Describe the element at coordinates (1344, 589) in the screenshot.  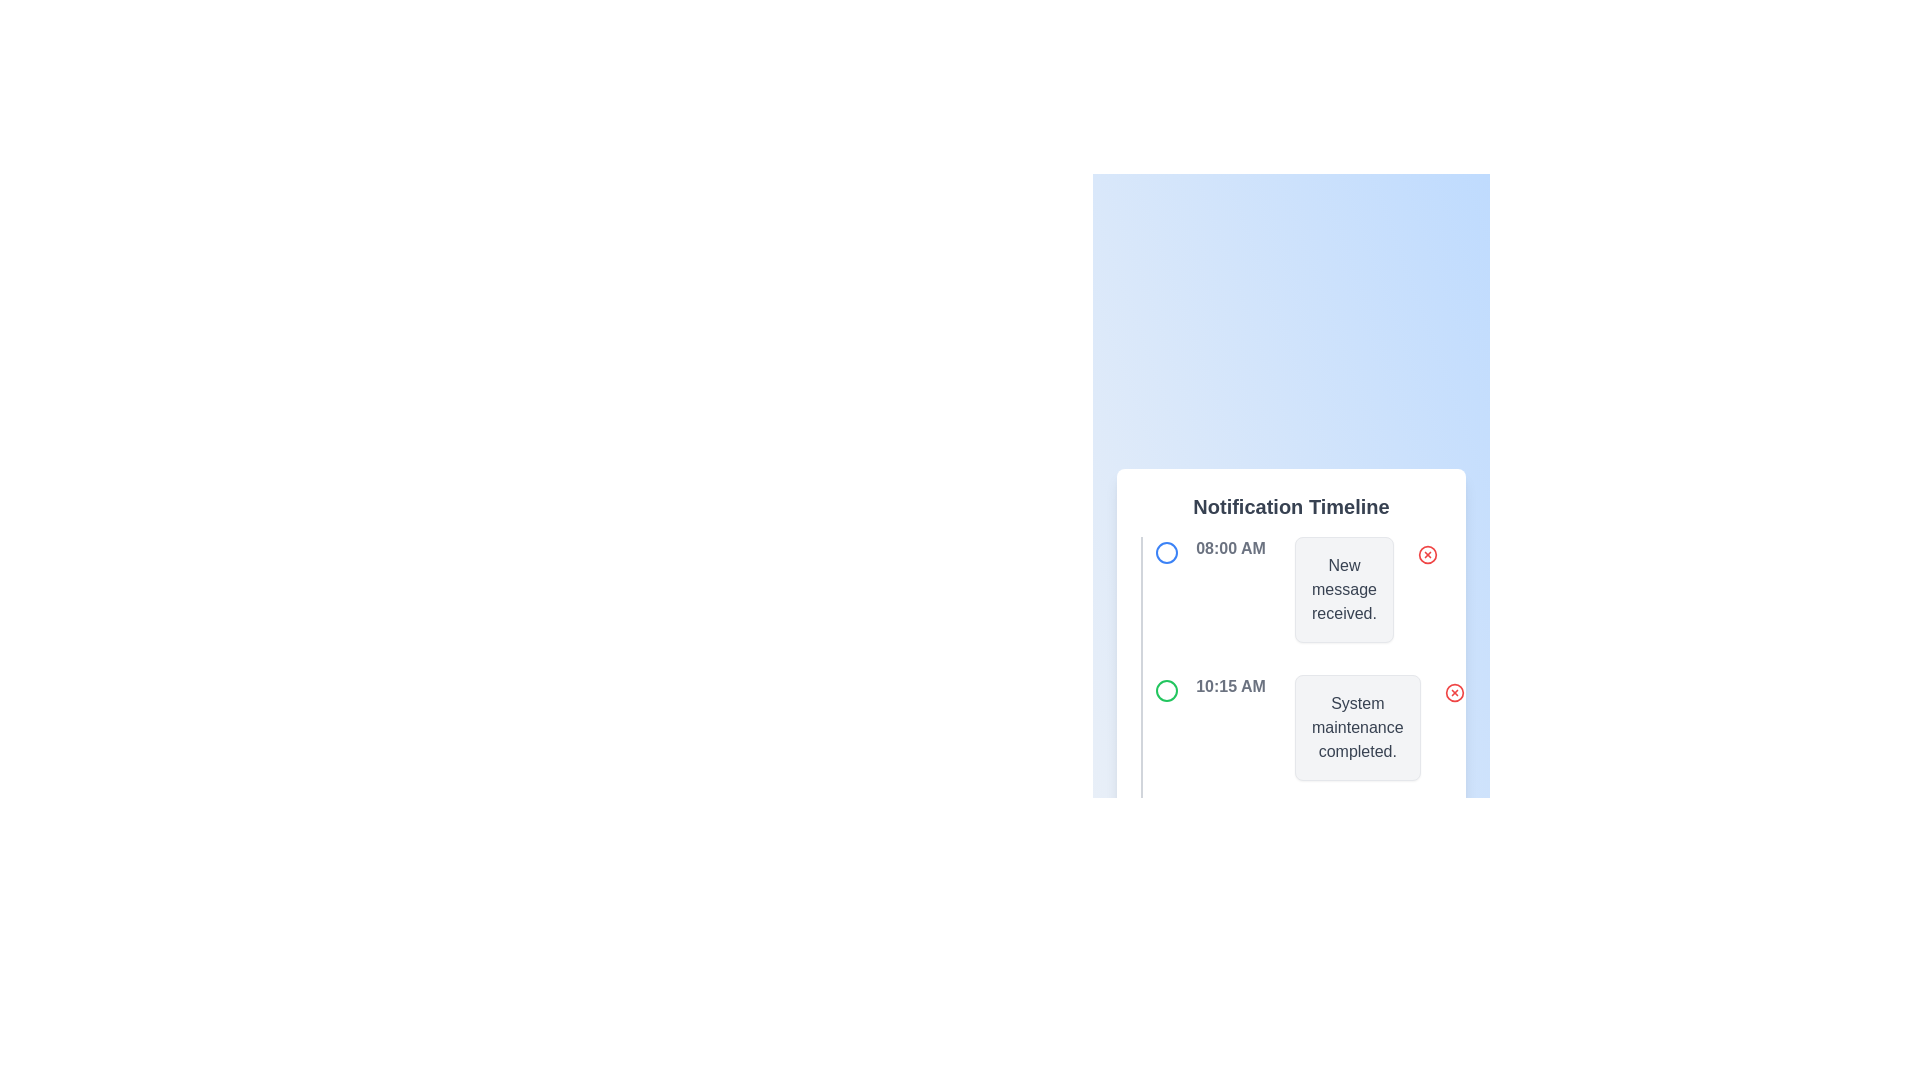
I see `the text label displaying the notification message for a new message received, which is positioned next to the time icon '08:00 AM' and a delete button` at that location.